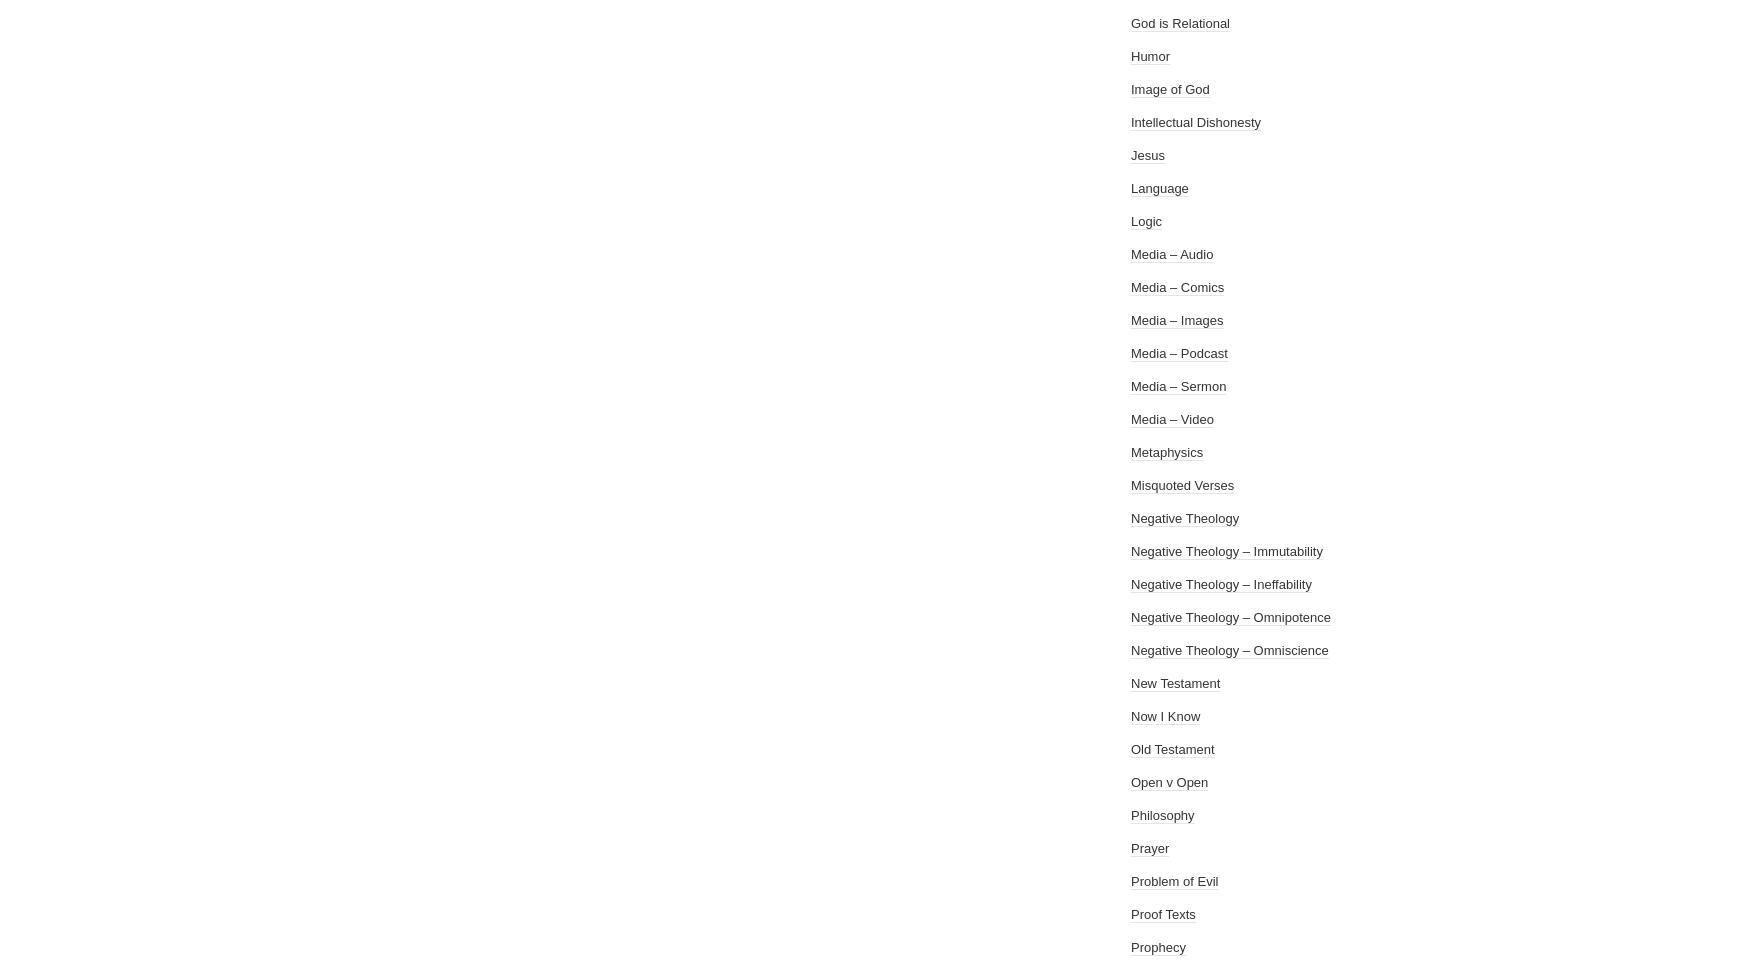 The width and height of the screenshot is (1762, 974). I want to click on 'Prayer', so click(1150, 848).